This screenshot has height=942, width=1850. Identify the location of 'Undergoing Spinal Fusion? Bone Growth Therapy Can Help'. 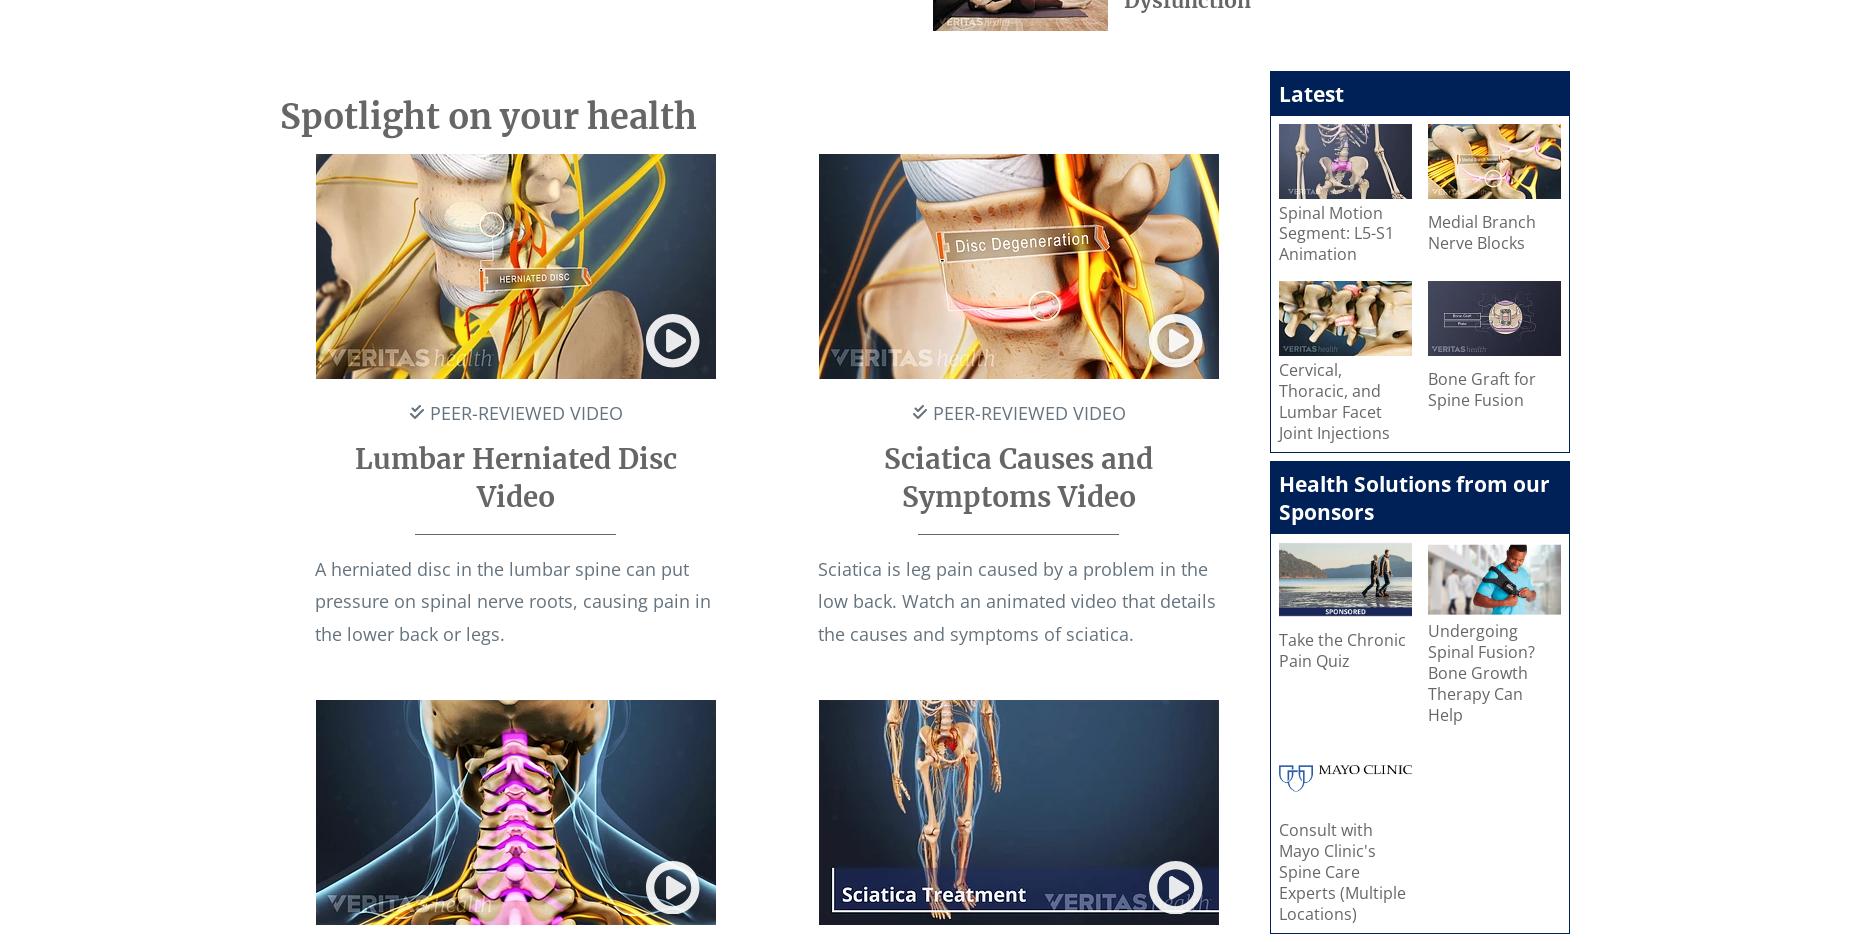
(1481, 672).